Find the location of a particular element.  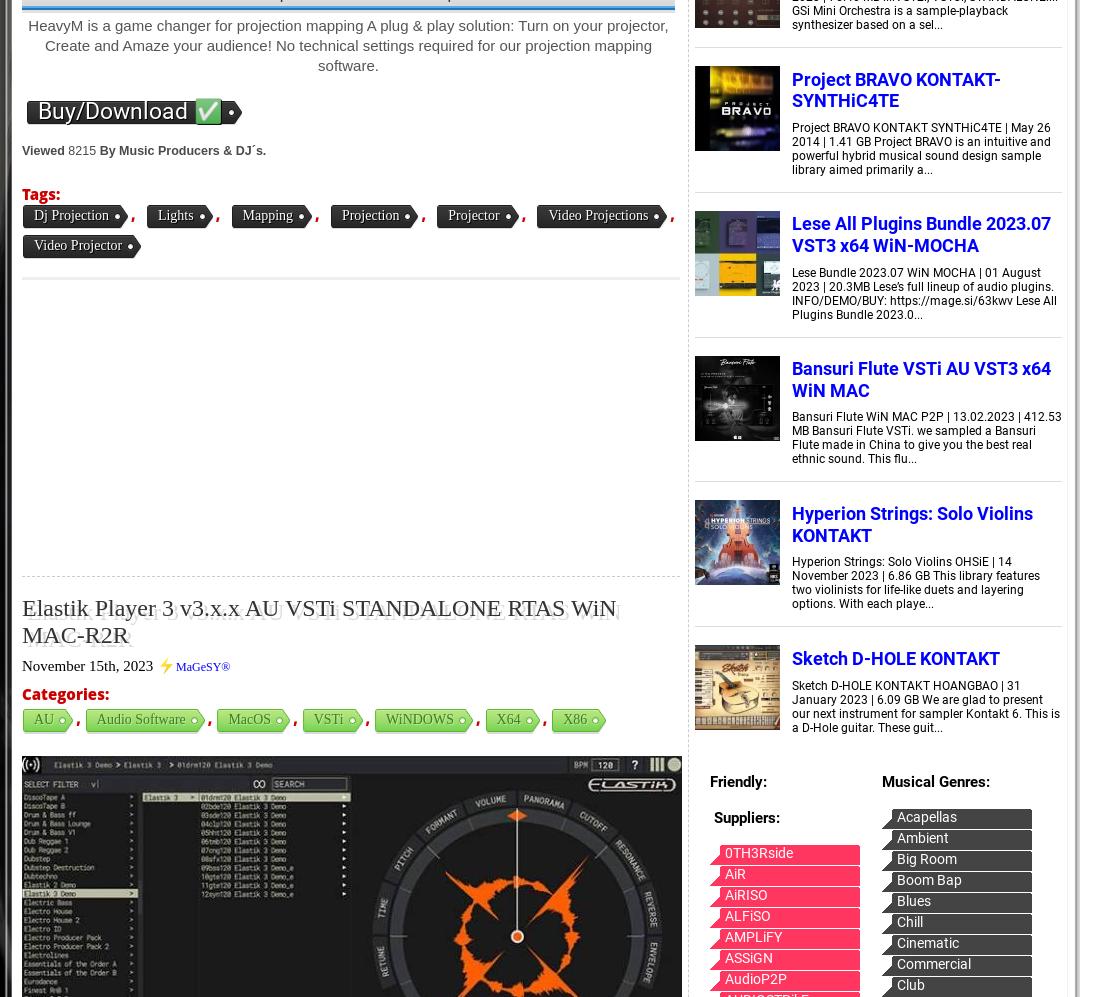

'SDX' is located at coordinates (327, 106).